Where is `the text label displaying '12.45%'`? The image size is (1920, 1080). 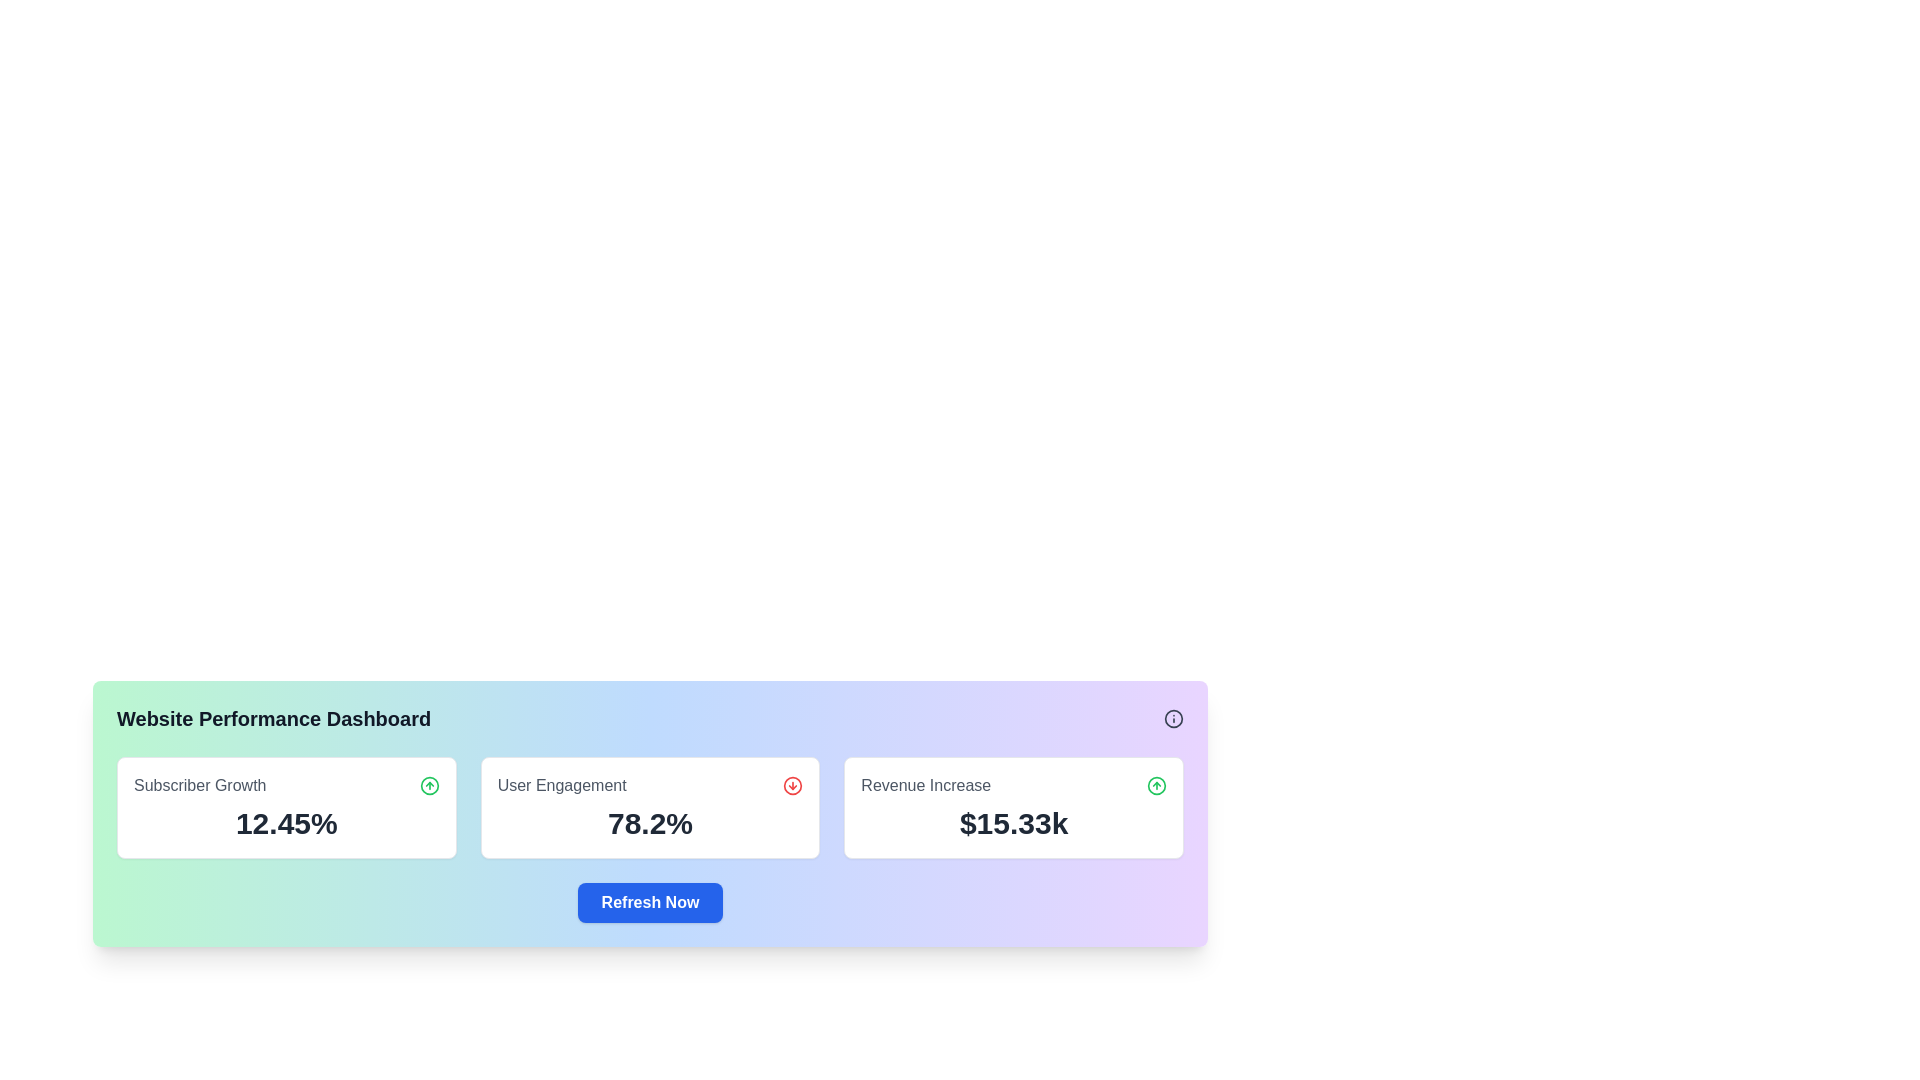
the text label displaying '12.45%' is located at coordinates (285, 824).